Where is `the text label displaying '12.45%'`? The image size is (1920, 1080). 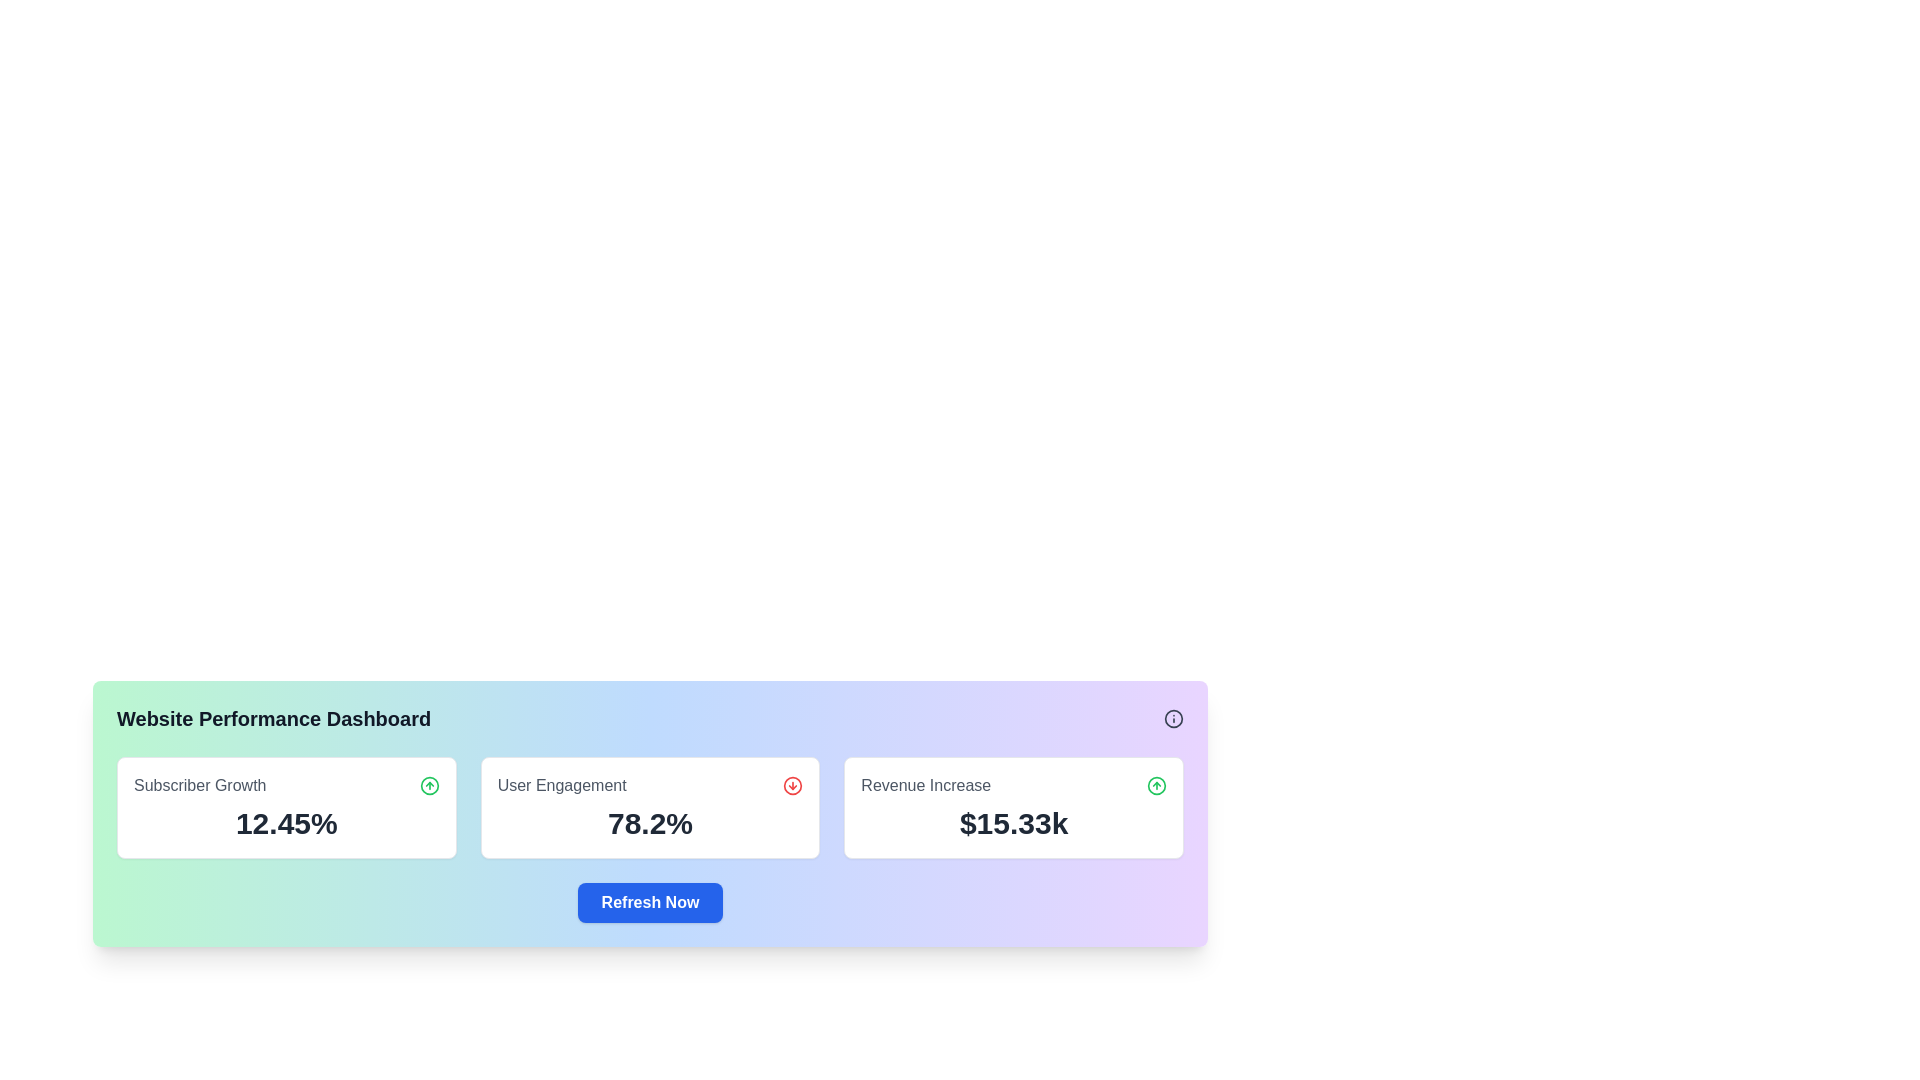
the text label displaying '12.45%' is located at coordinates (285, 824).